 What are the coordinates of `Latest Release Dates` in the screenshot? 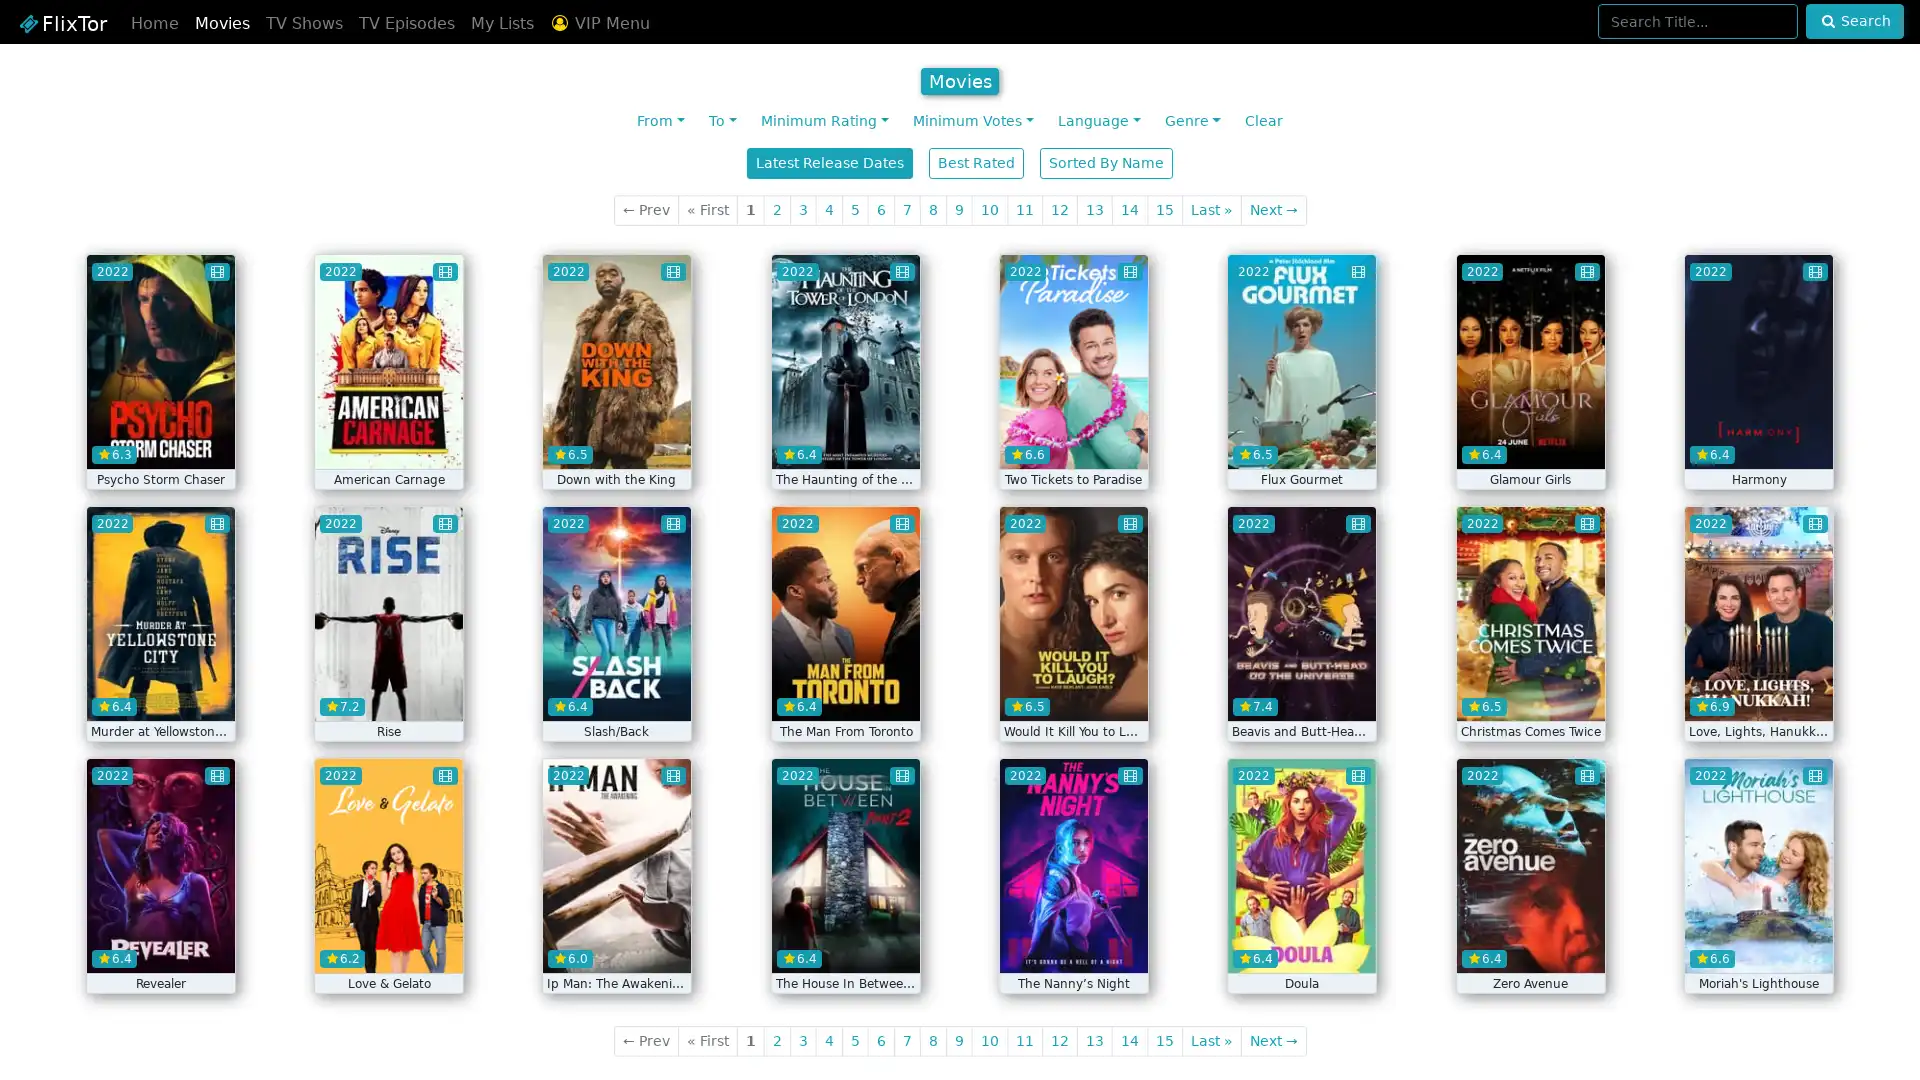 It's located at (830, 162).